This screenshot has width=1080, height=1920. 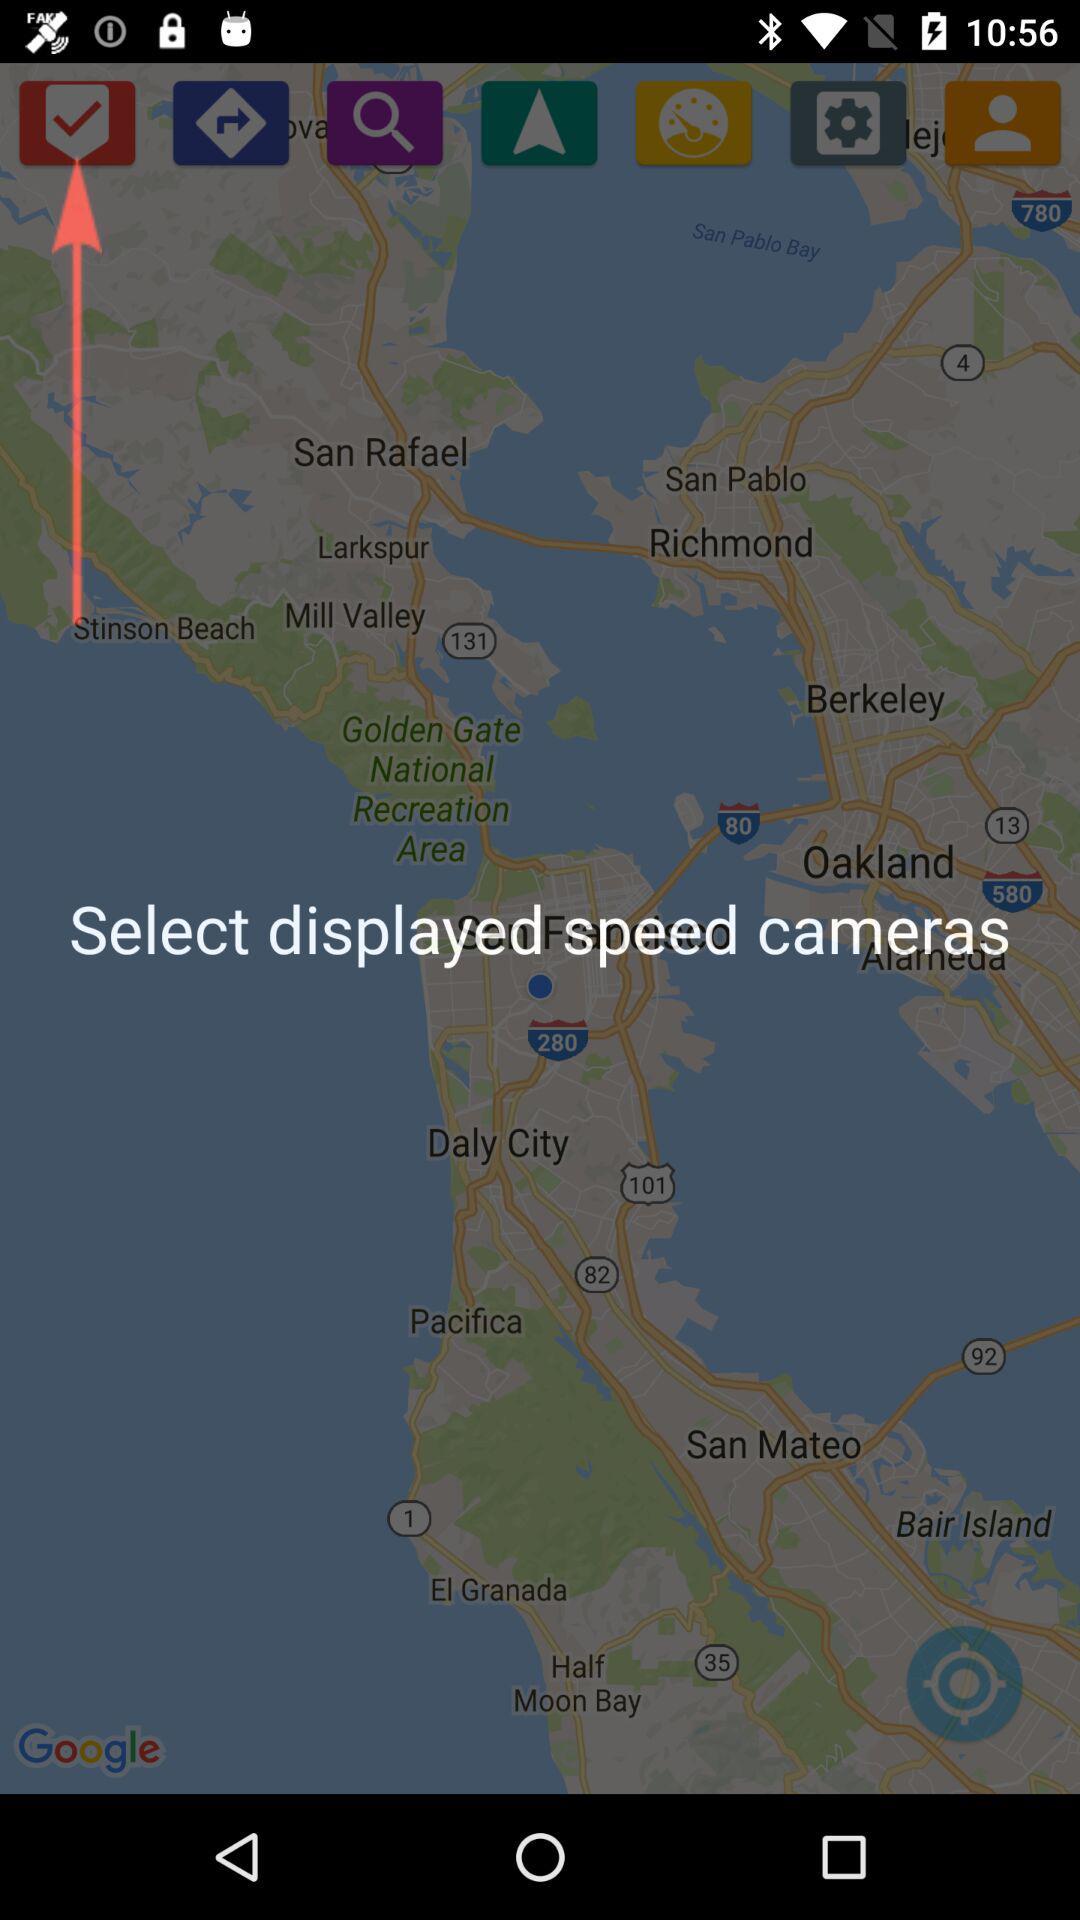 I want to click on direction button, so click(x=229, y=121).